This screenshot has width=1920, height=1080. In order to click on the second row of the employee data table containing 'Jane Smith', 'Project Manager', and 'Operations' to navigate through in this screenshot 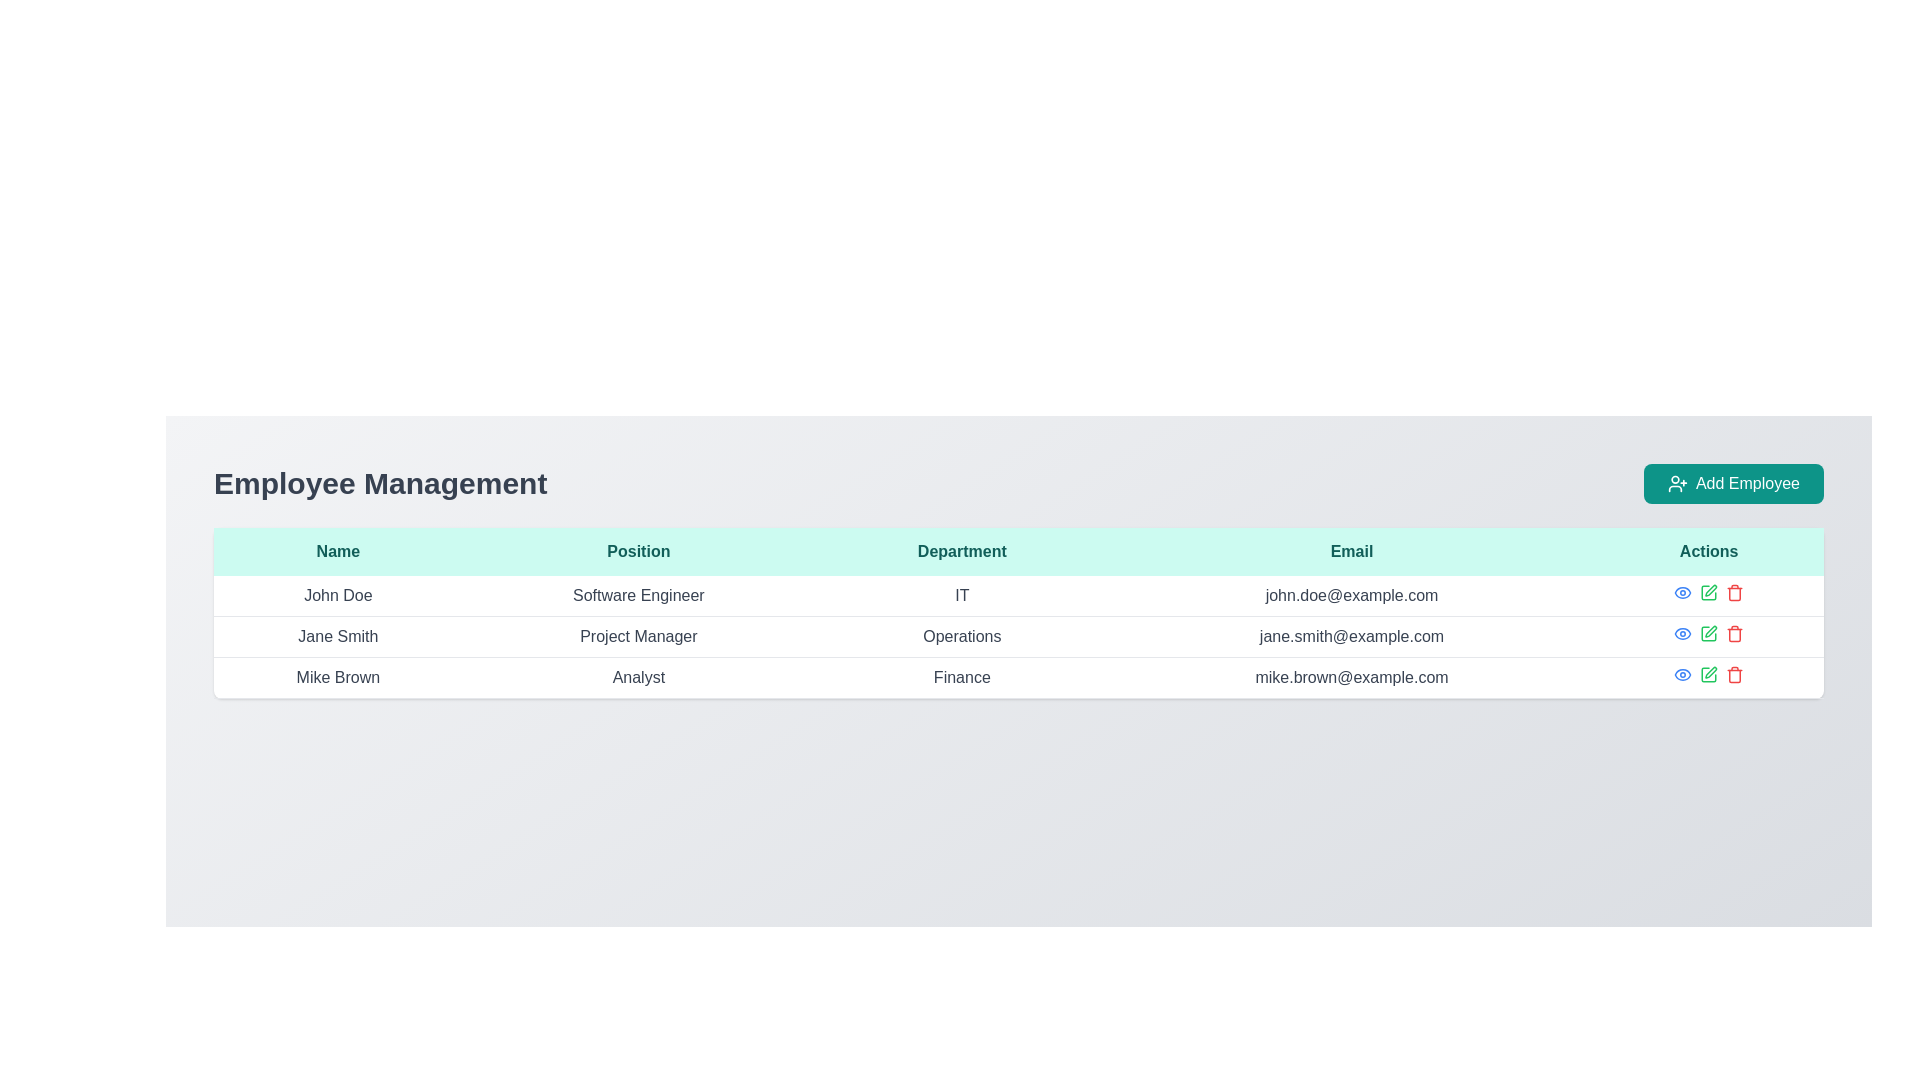, I will do `click(1018, 636)`.